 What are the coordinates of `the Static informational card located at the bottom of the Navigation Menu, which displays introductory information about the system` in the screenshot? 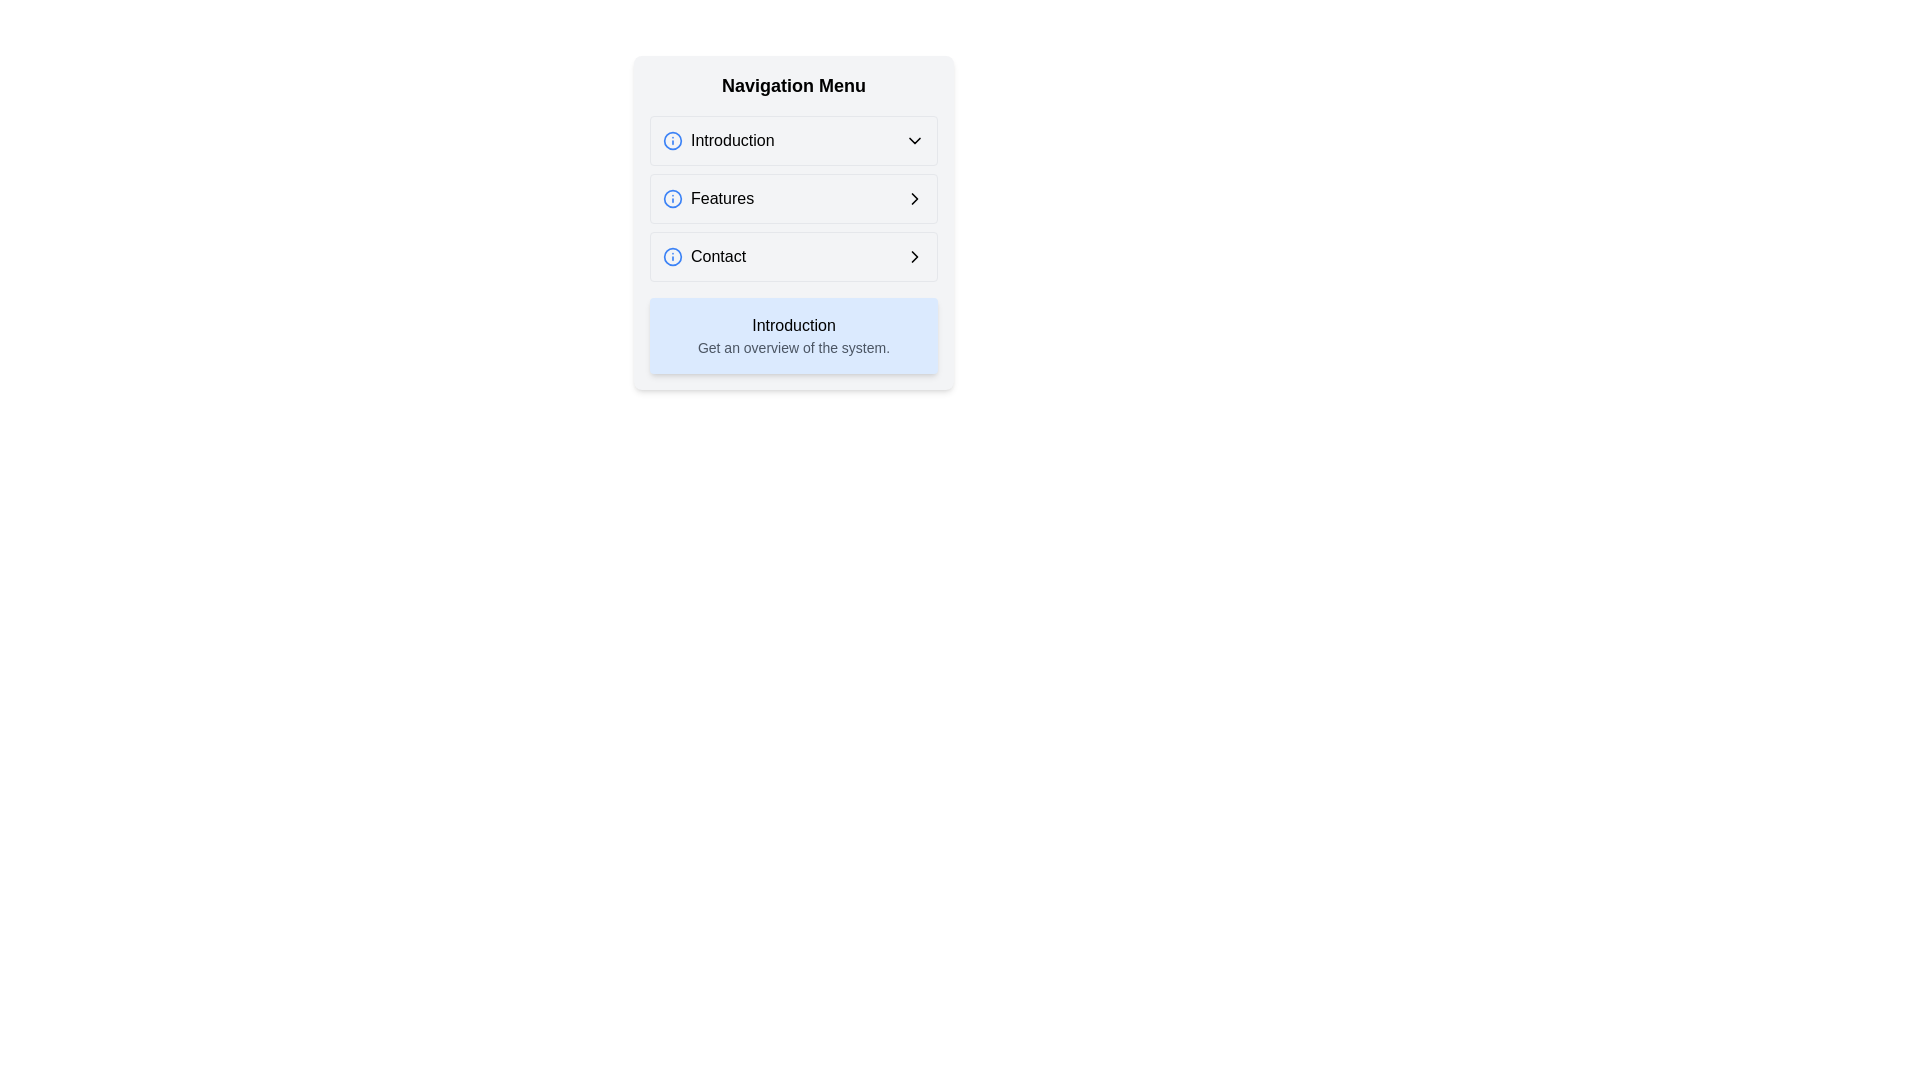 It's located at (792, 334).